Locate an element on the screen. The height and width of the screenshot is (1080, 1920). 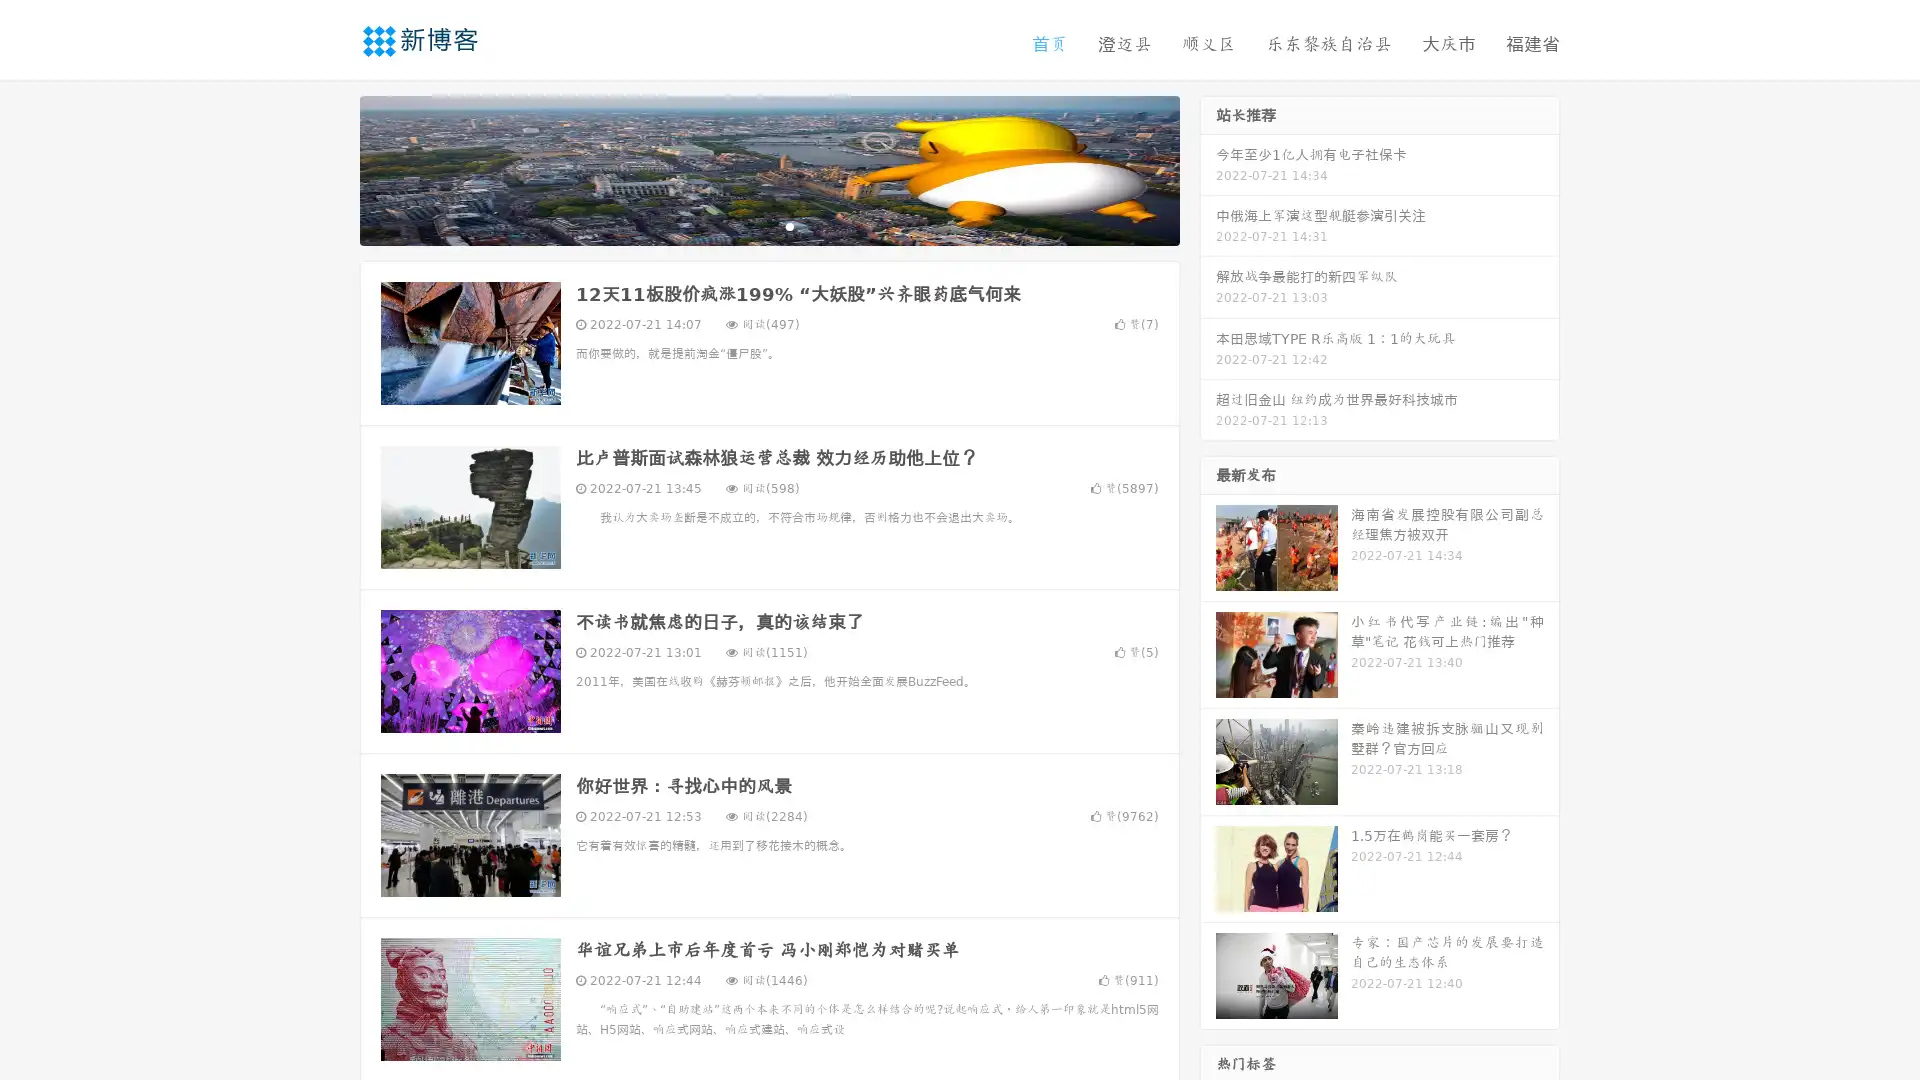
Previous slide is located at coordinates (330, 168).